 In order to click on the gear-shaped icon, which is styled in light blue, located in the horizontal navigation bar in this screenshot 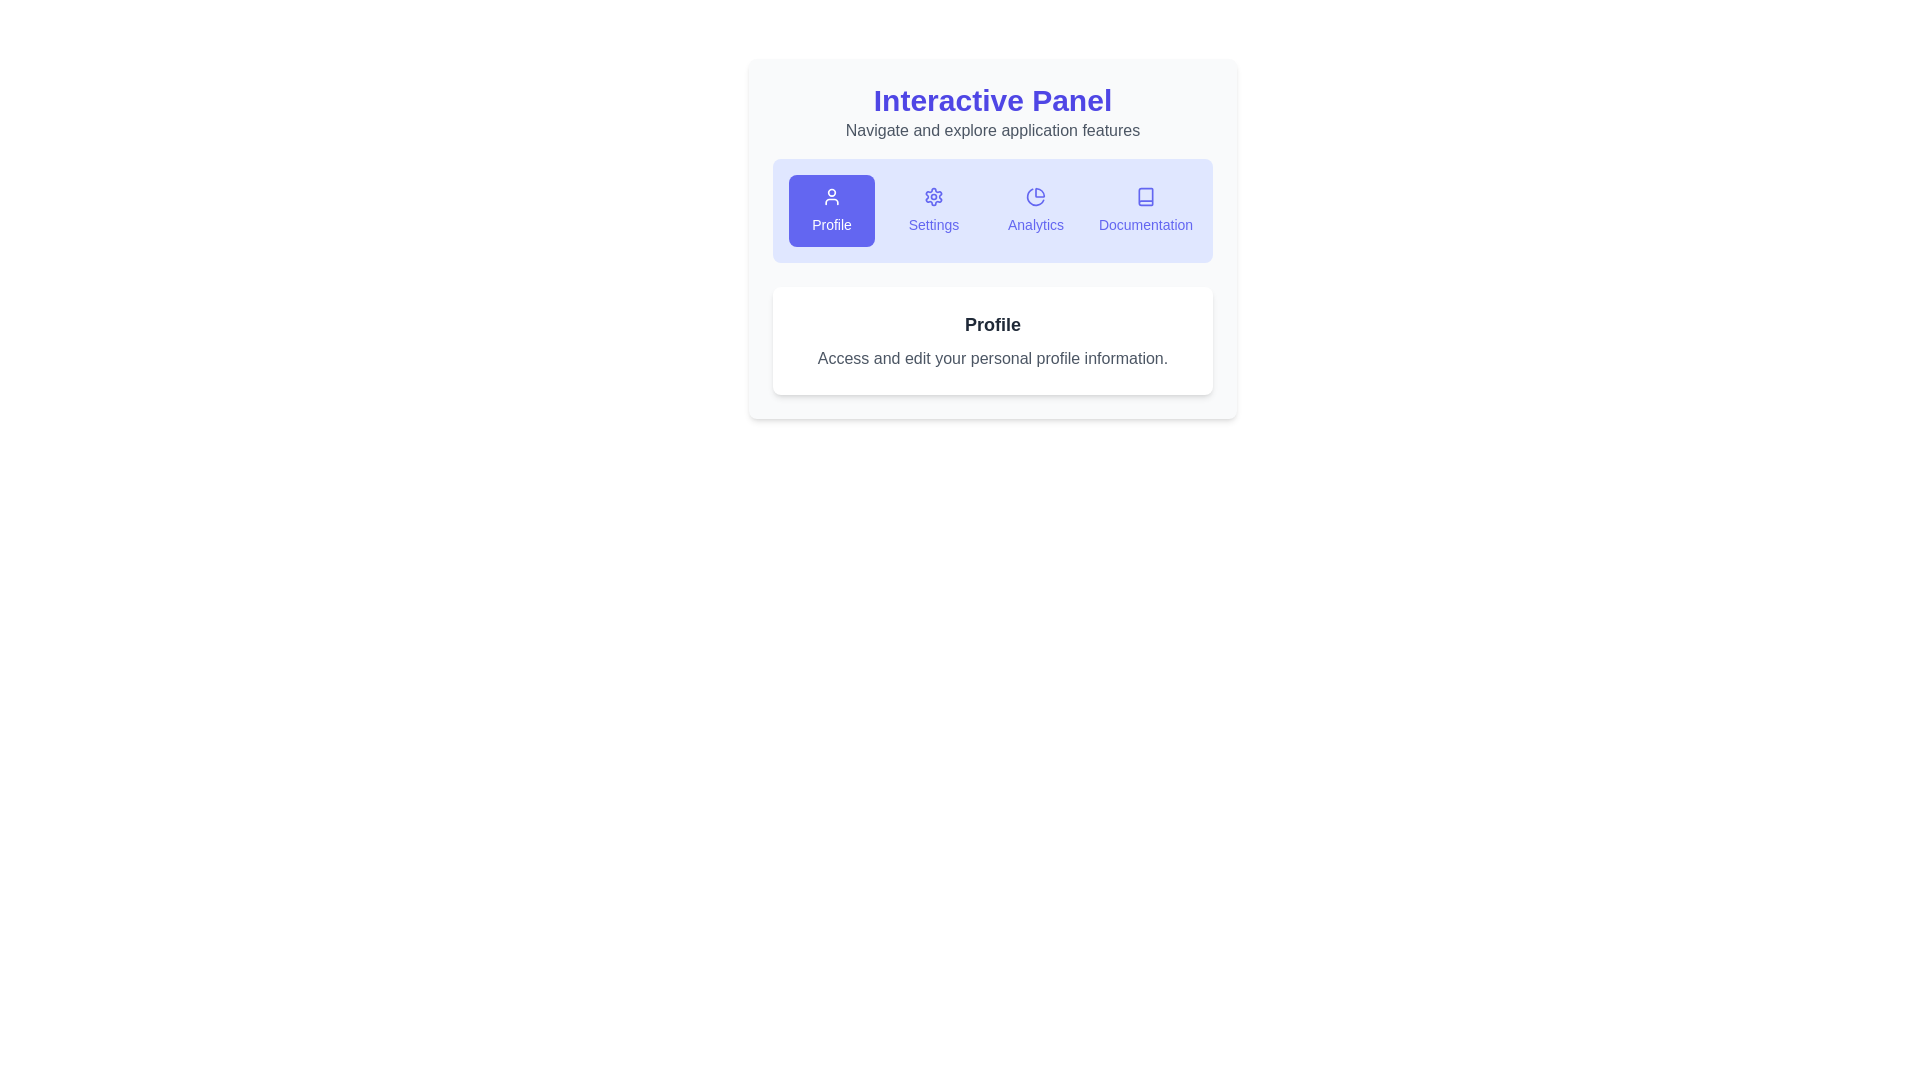, I will do `click(933, 196)`.